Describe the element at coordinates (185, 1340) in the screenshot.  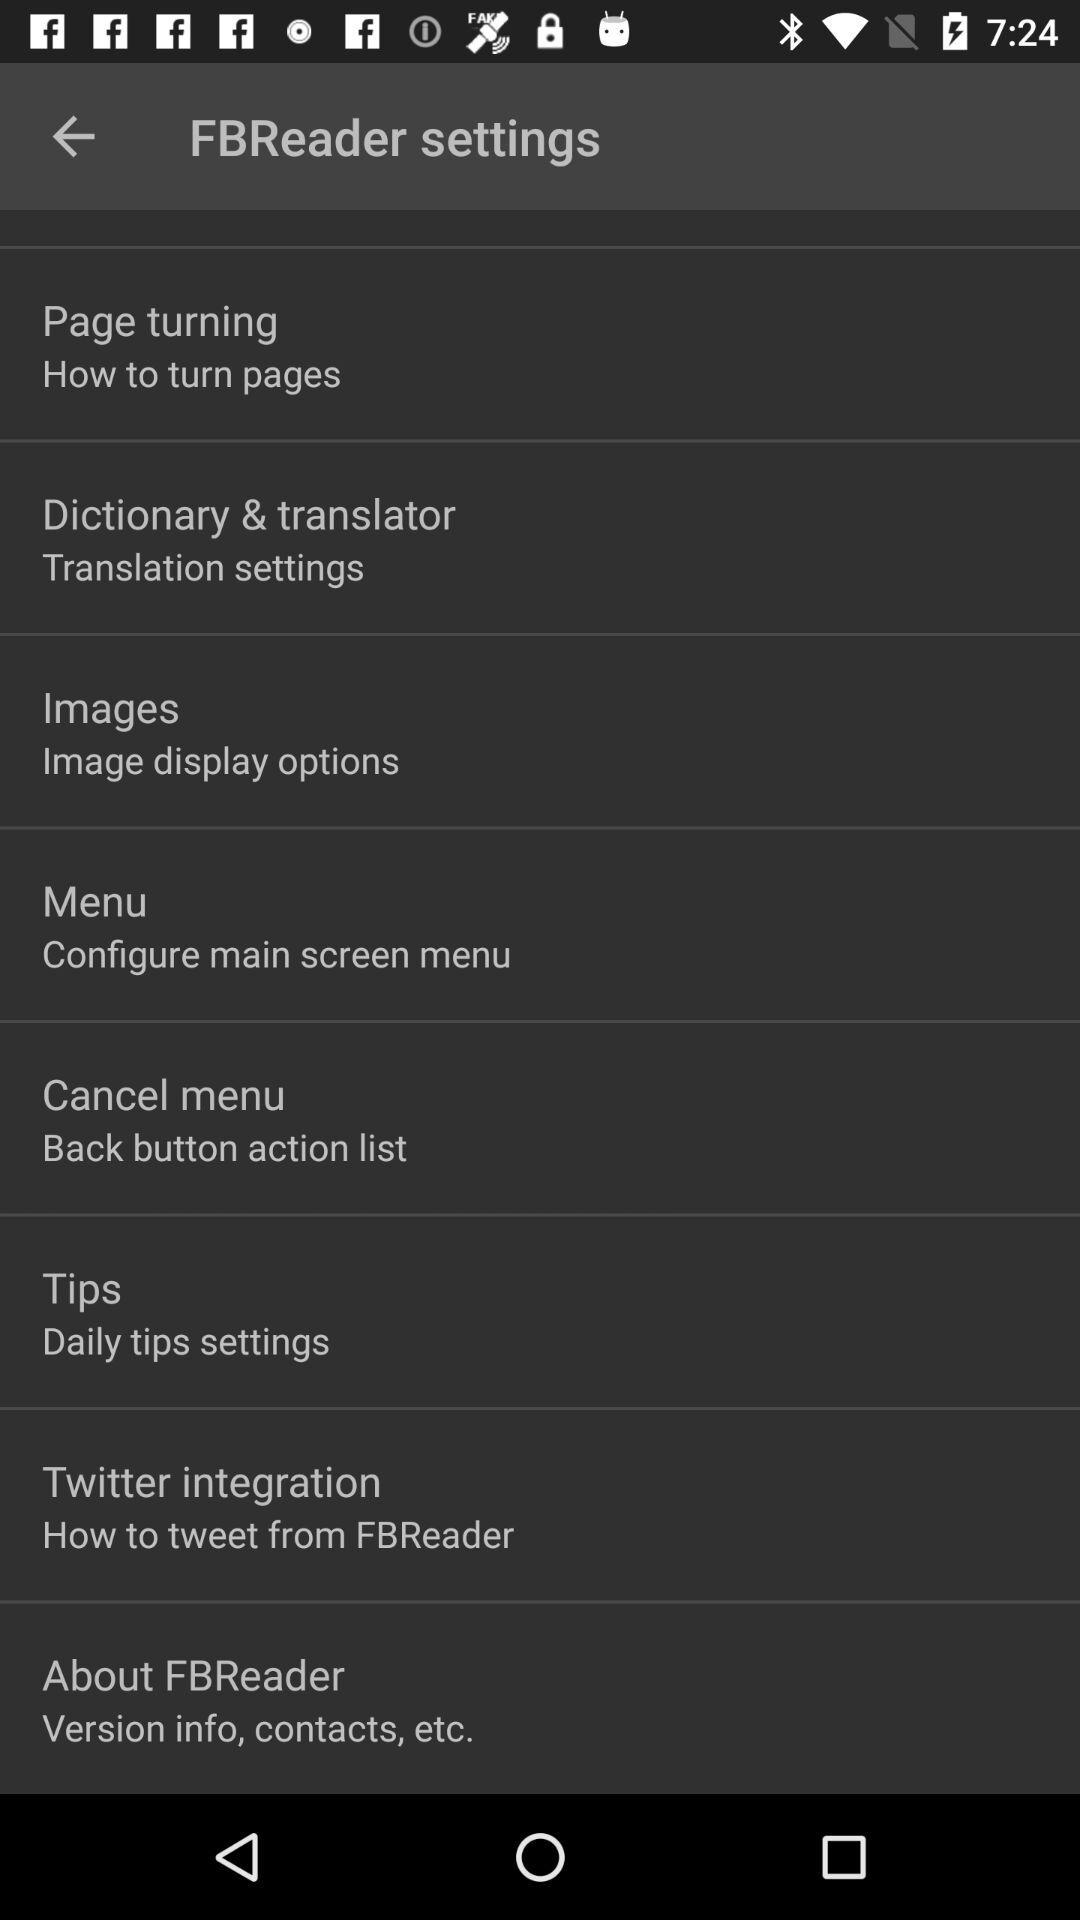
I see `daily tips settings item` at that location.